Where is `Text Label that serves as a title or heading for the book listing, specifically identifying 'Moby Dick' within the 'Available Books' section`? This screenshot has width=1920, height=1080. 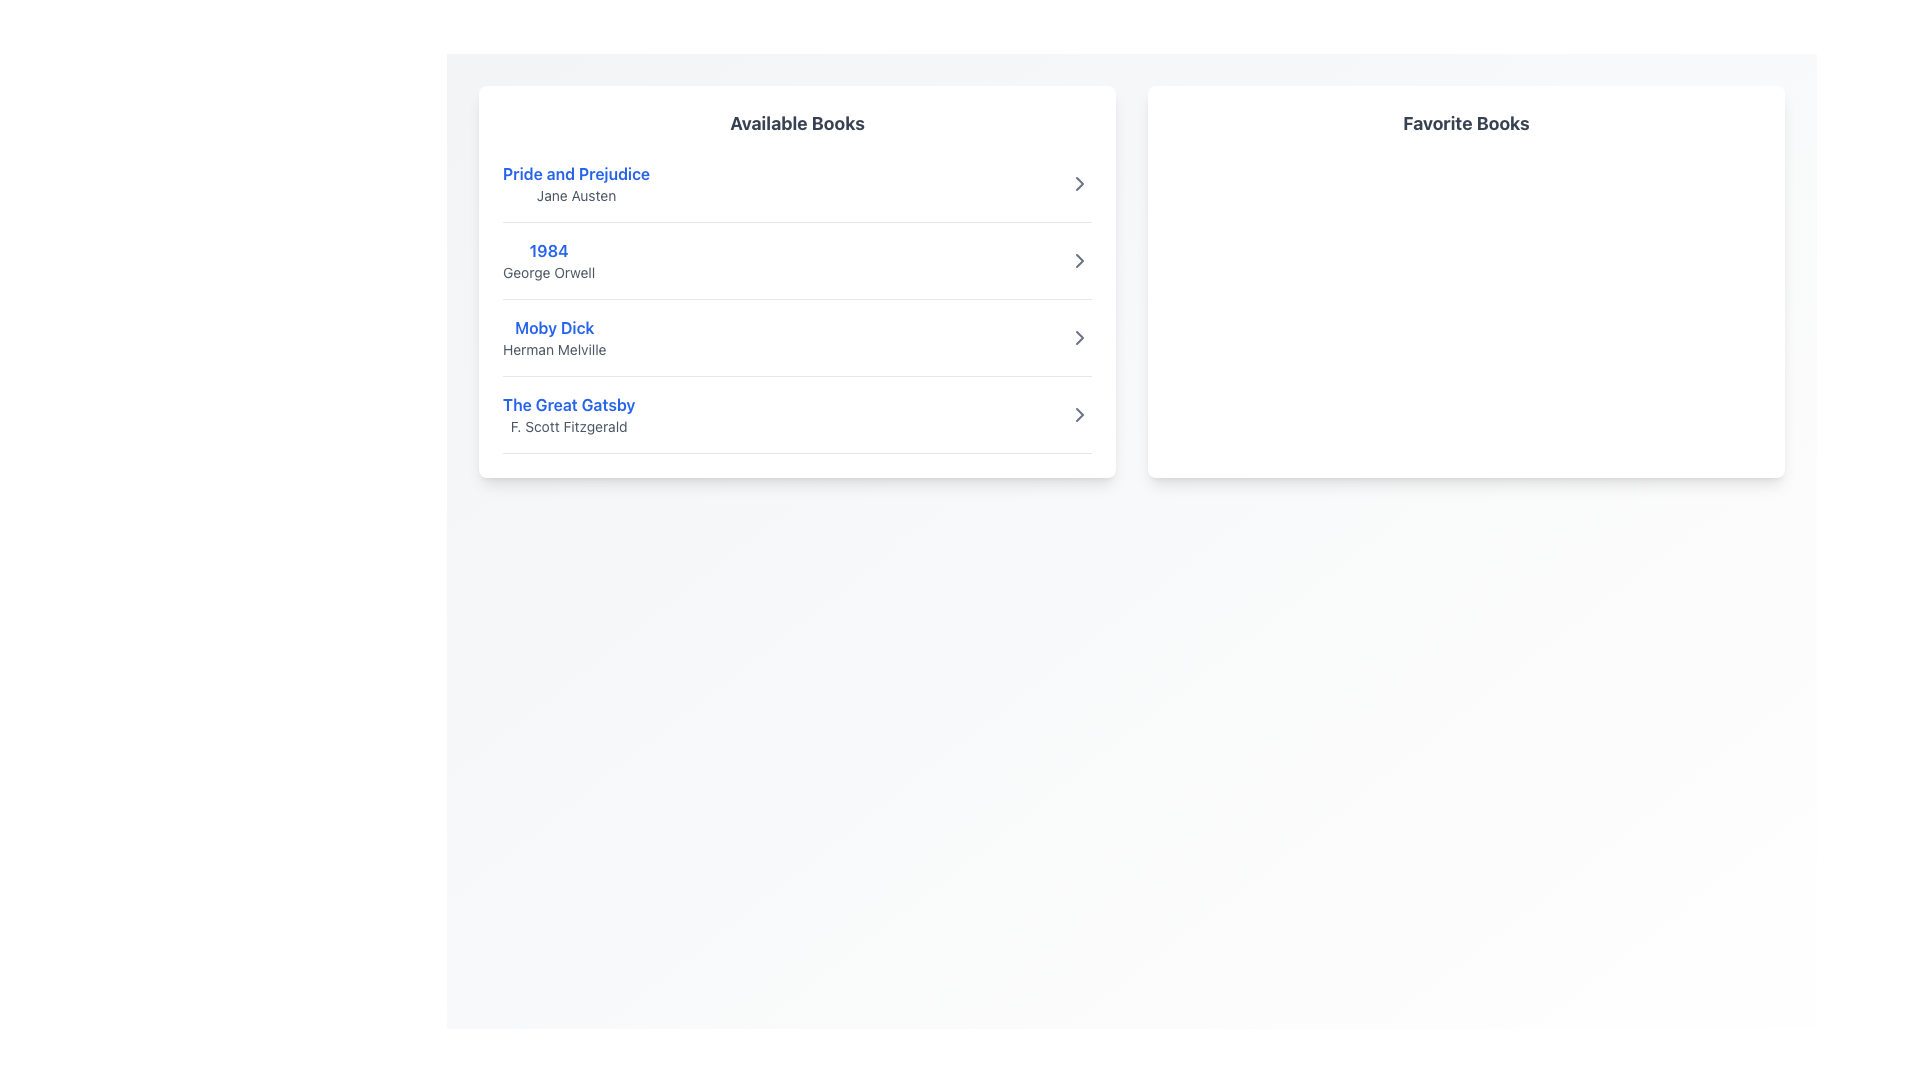
Text Label that serves as a title or heading for the book listing, specifically identifying 'Moby Dick' within the 'Available Books' section is located at coordinates (554, 326).